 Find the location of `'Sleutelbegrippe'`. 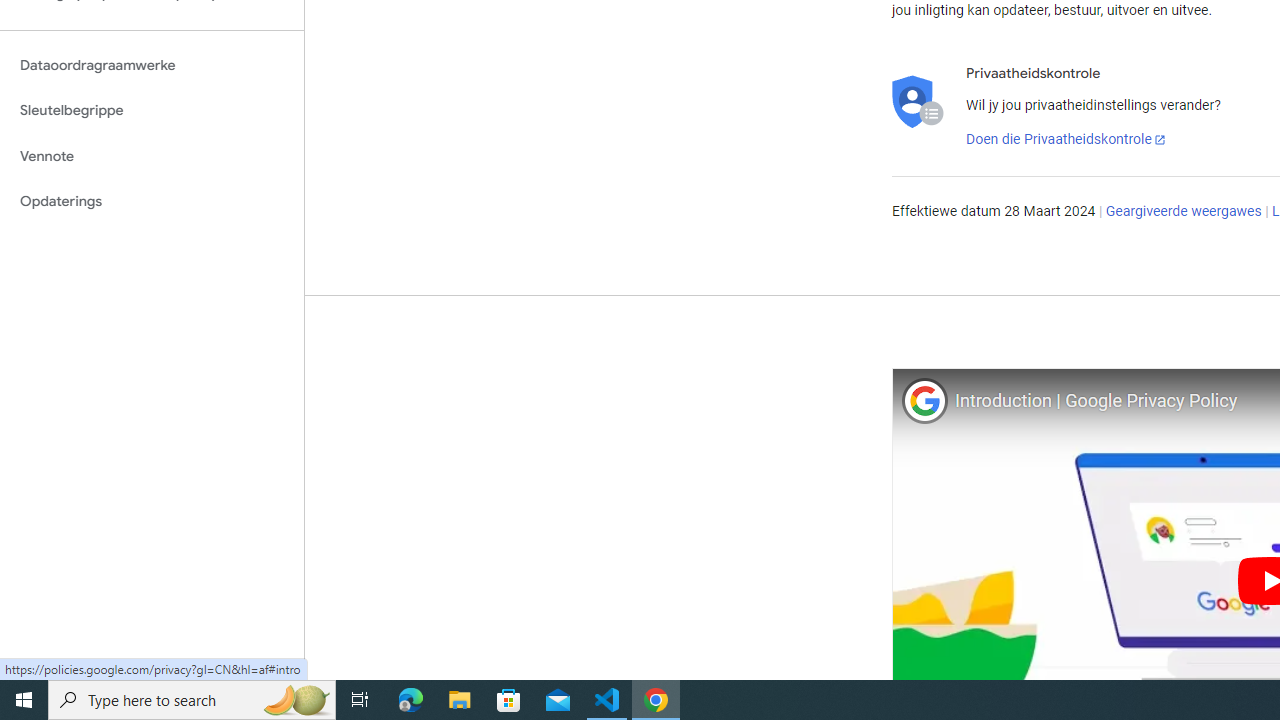

'Sleutelbegrippe' is located at coordinates (151, 110).